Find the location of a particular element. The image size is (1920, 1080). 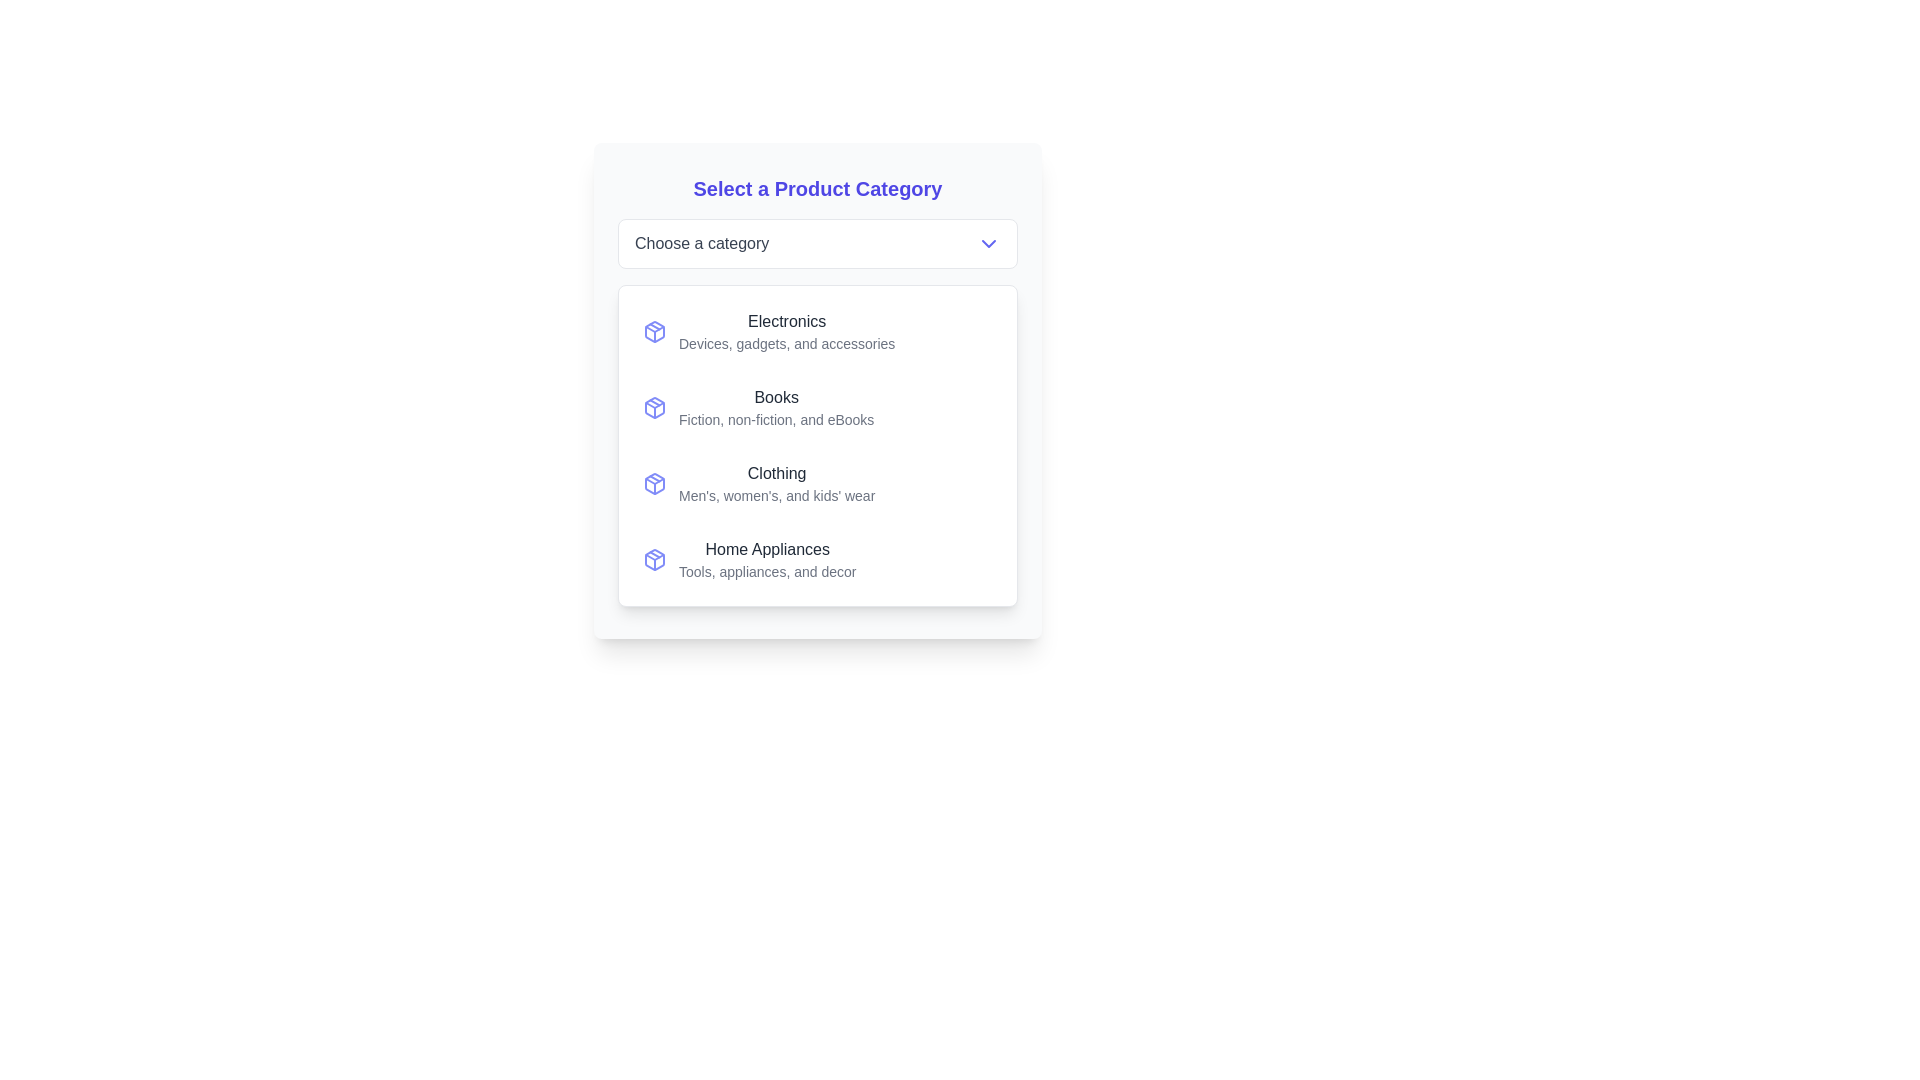

the 'Clothing' category icon, which is the second item in the vertical list, aligned to the left of the text 'Clothing - Men's, women's, and kids' wear is located at coordinates (654, 483).